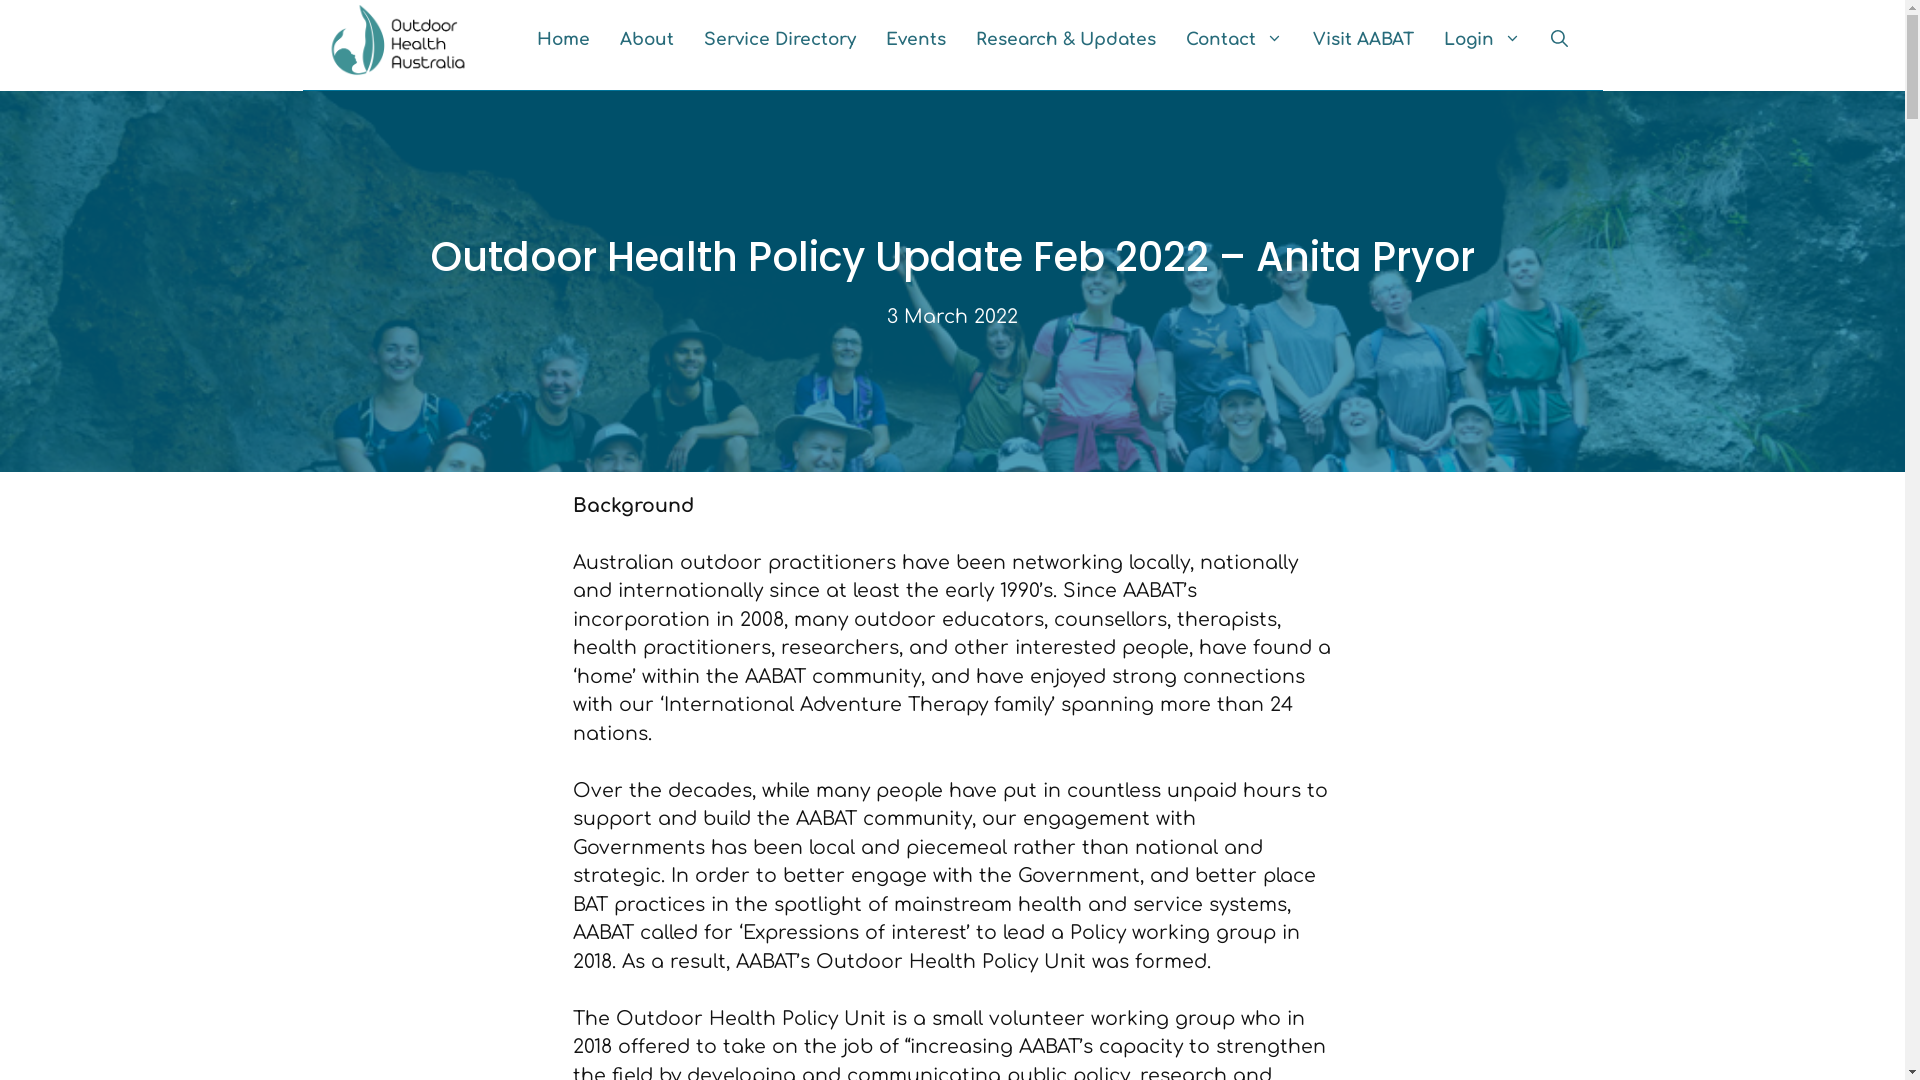 The height and width of the screenshot is (1080, 1920). What do you see at coordinates (562, 39) in the screenshot?
I see `'Home'` at bounding box center [562, 39].